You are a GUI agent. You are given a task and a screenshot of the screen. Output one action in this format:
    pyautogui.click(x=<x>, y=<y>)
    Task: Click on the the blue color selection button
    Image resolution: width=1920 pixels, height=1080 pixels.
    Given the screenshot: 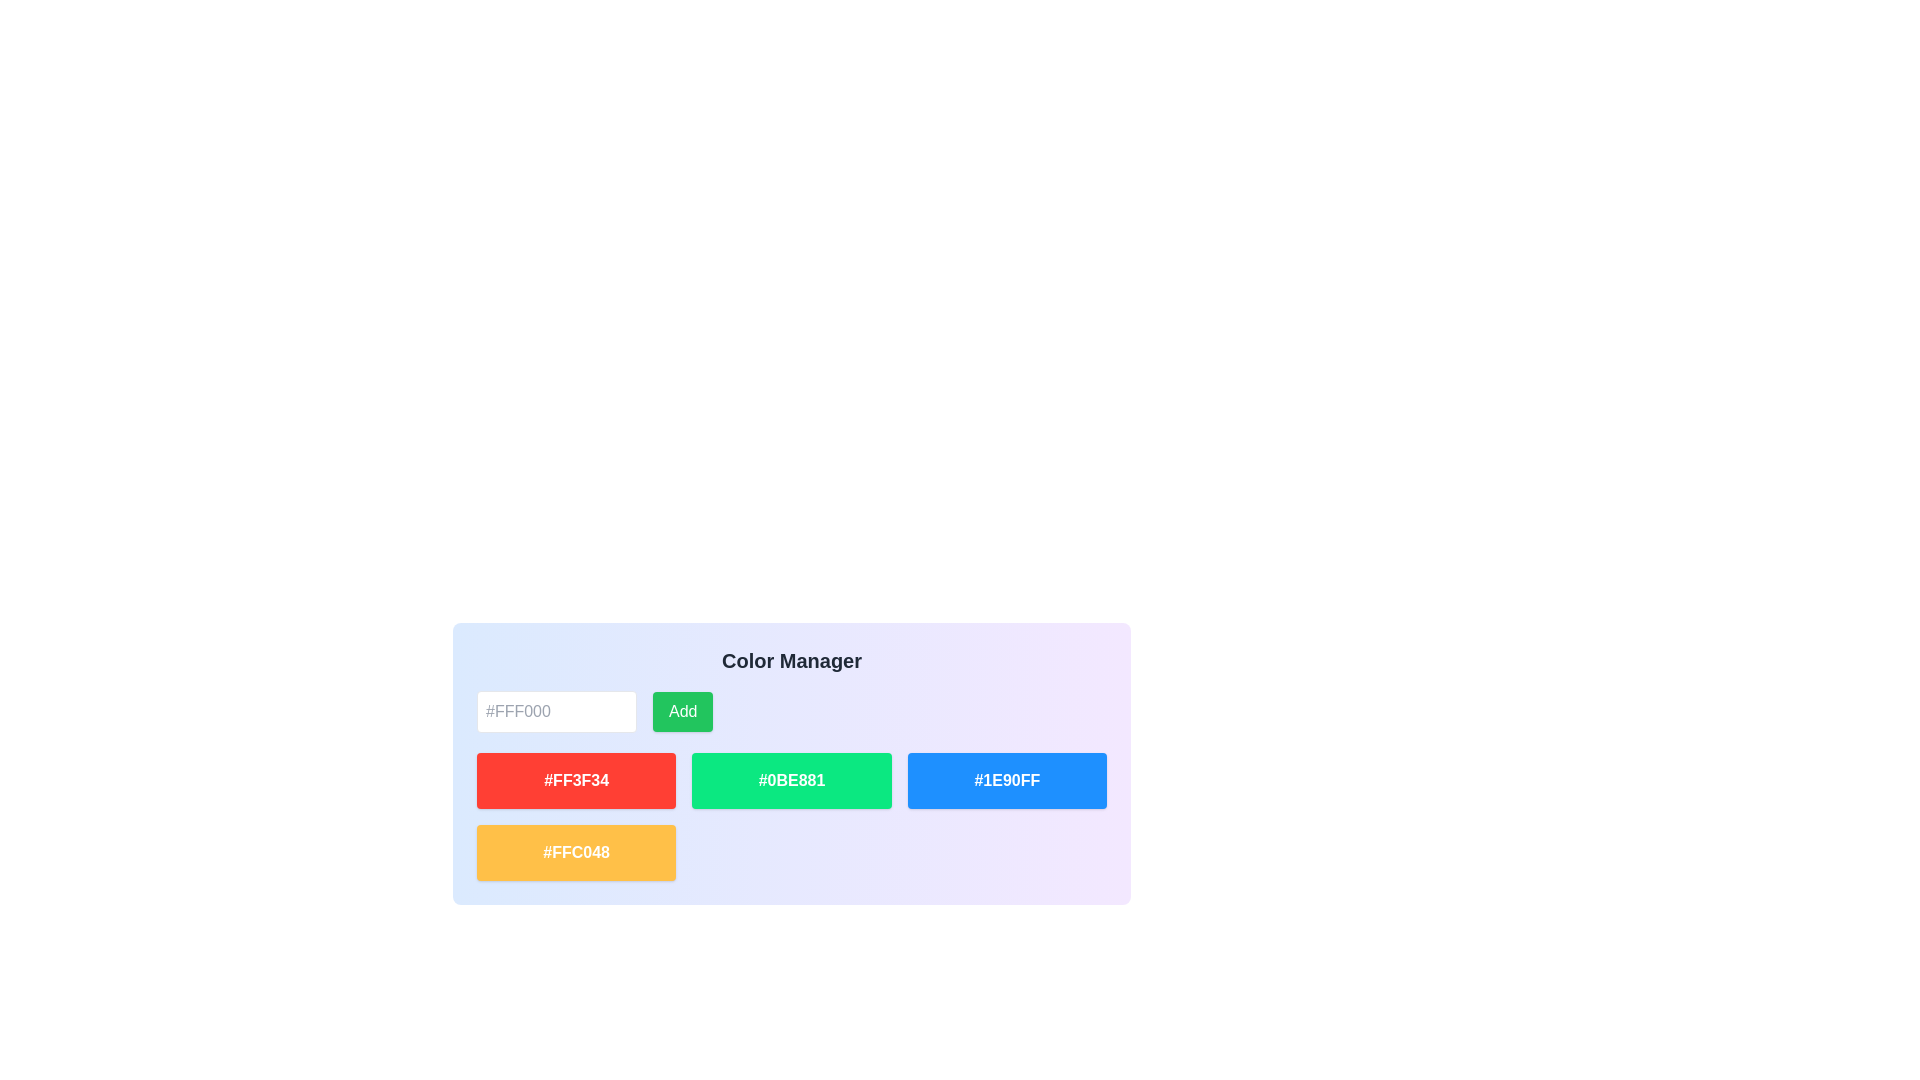 What is the action you would take?
    pyautogui.click(x=1007, y=779)
    